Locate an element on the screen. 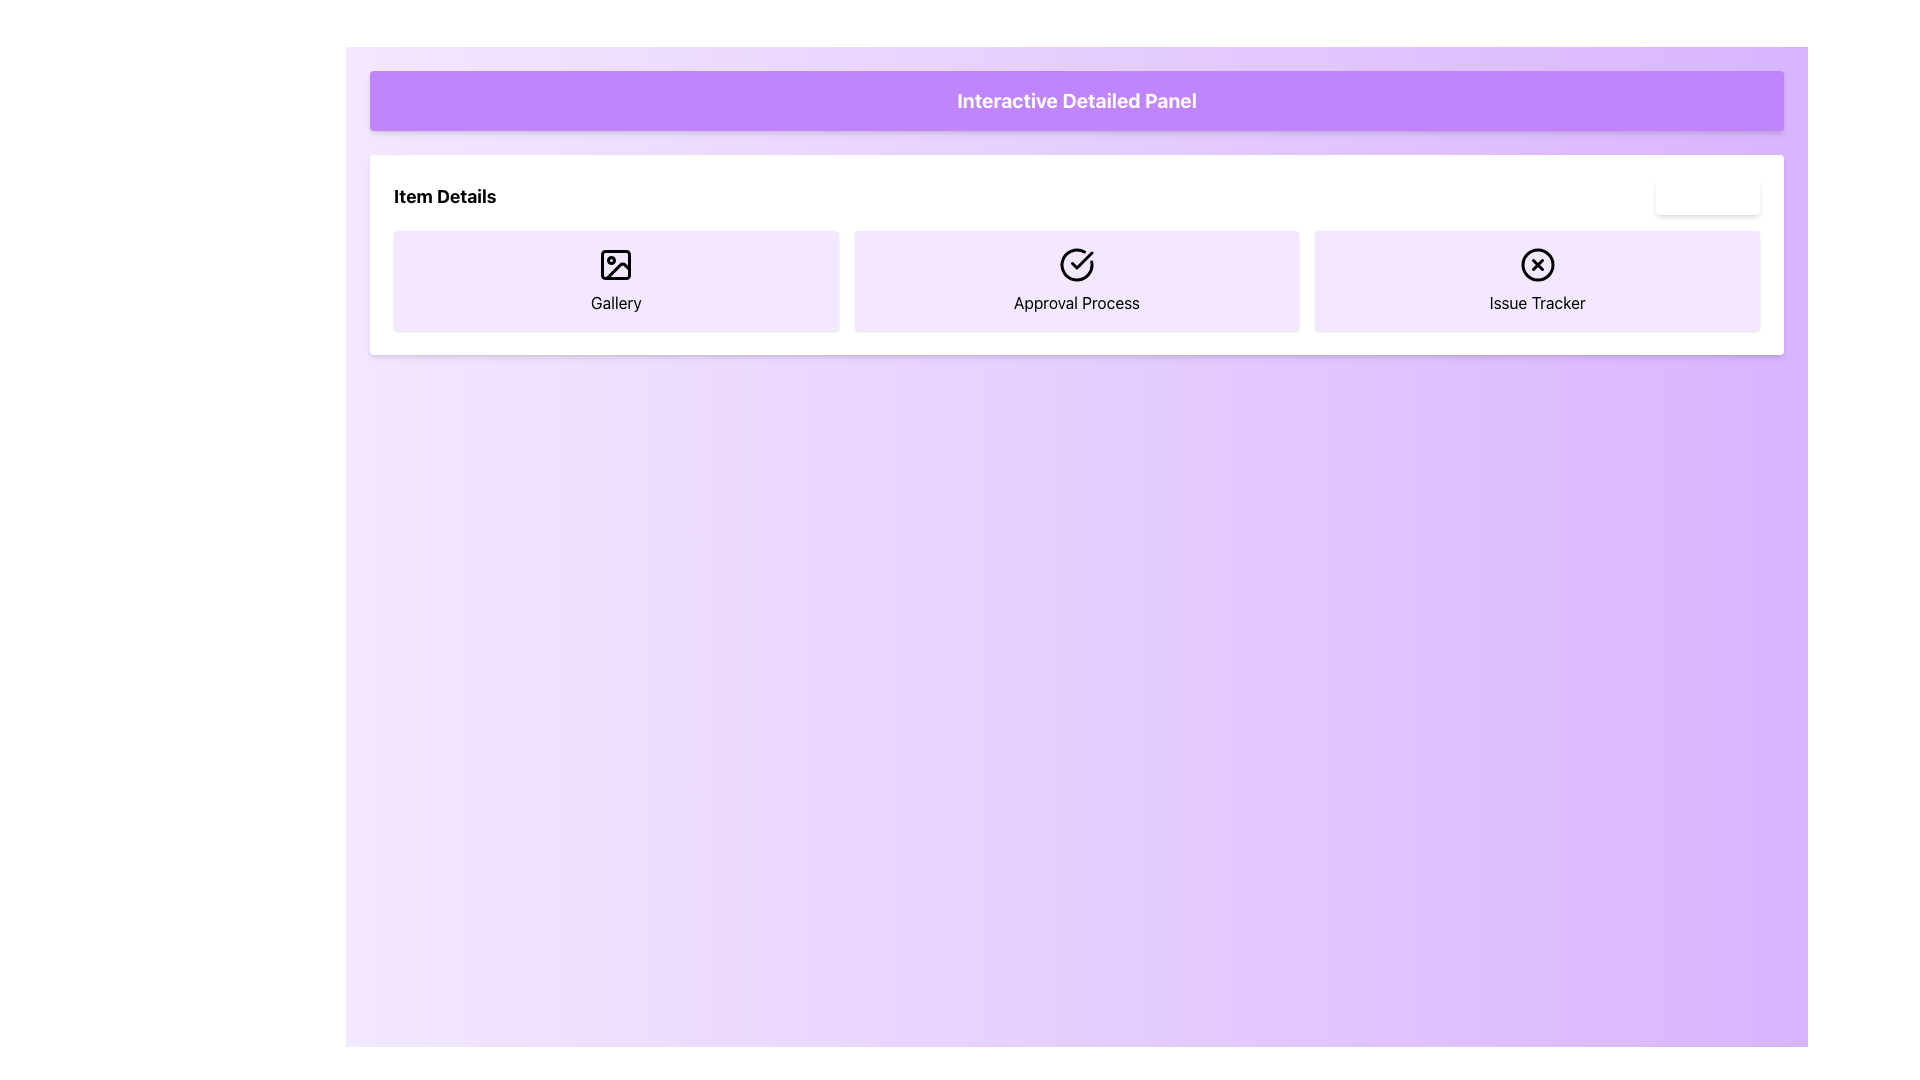  the text label displaying 'Approval Process', which is centered below a check mark icon within a rectangular card is located at coordinates (1075, 303).